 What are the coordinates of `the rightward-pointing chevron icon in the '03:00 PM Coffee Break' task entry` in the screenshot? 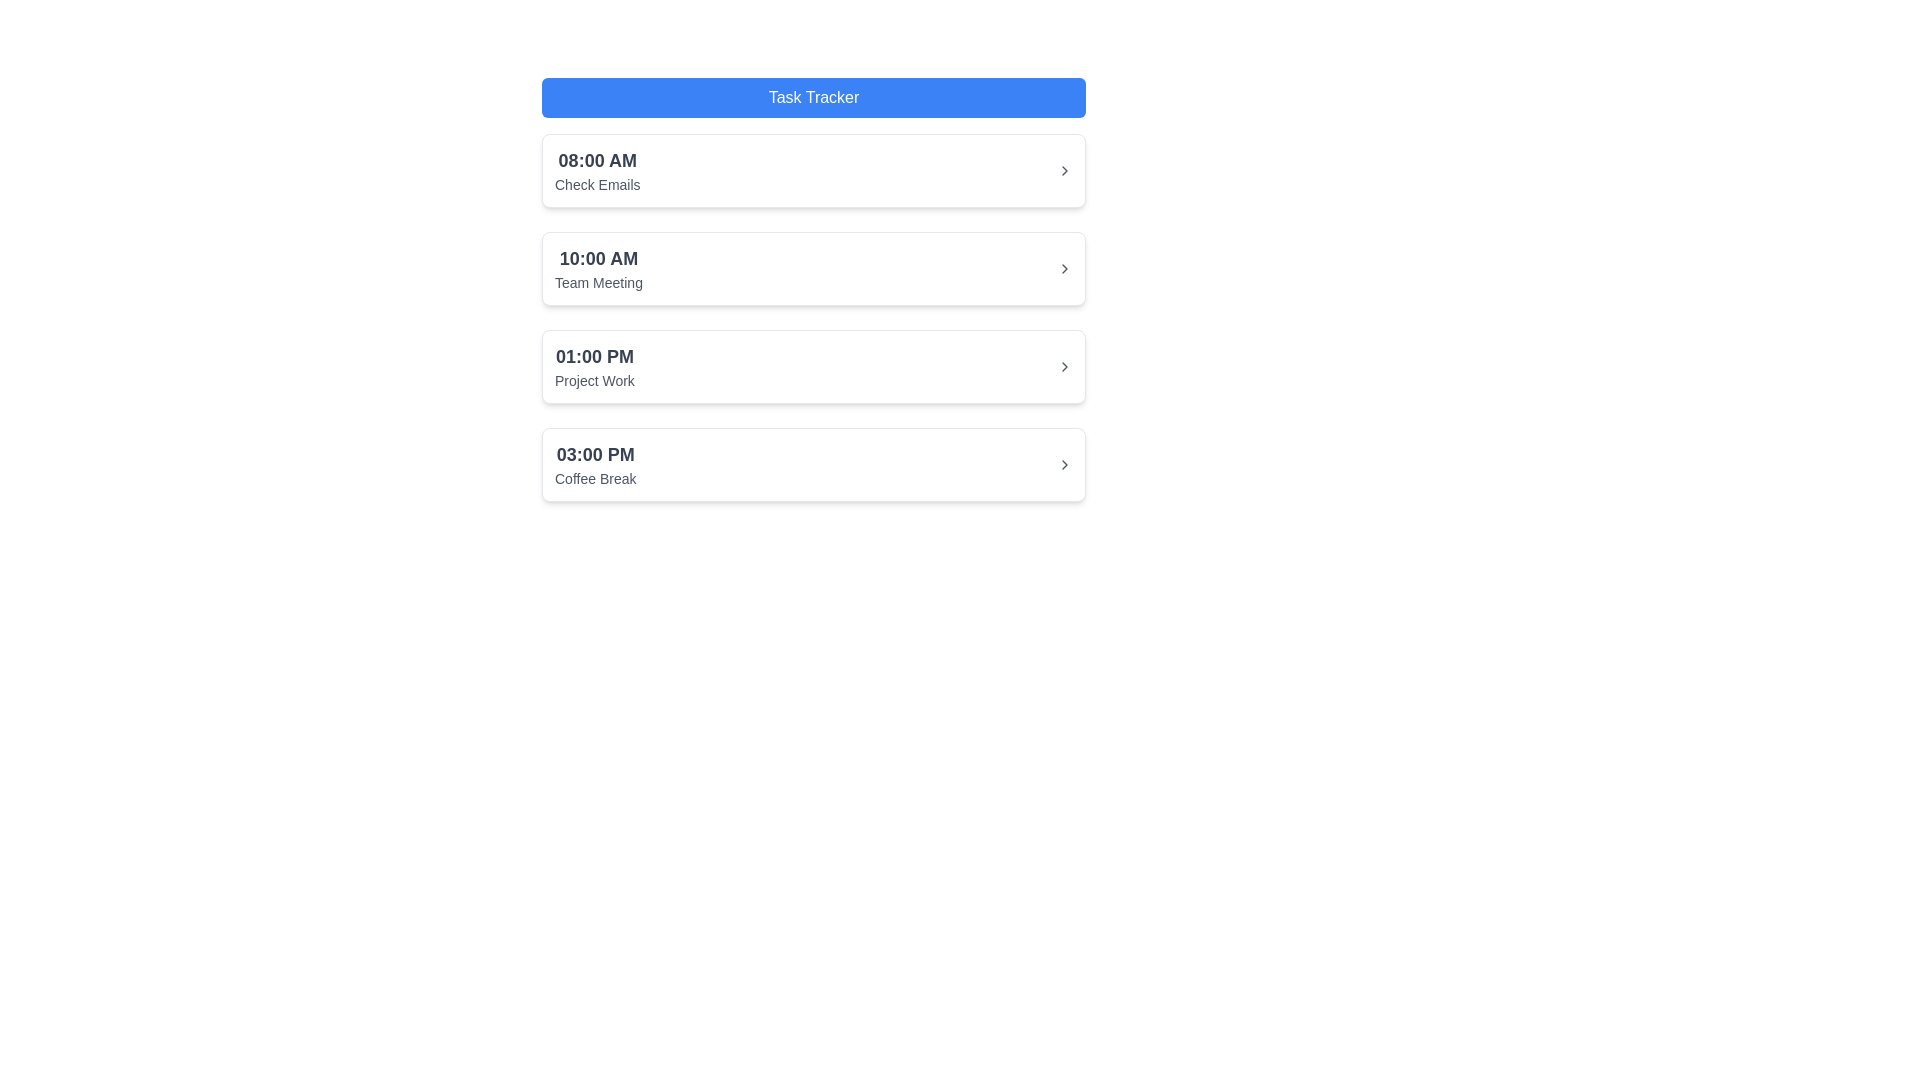 It's located at (1064, 465).